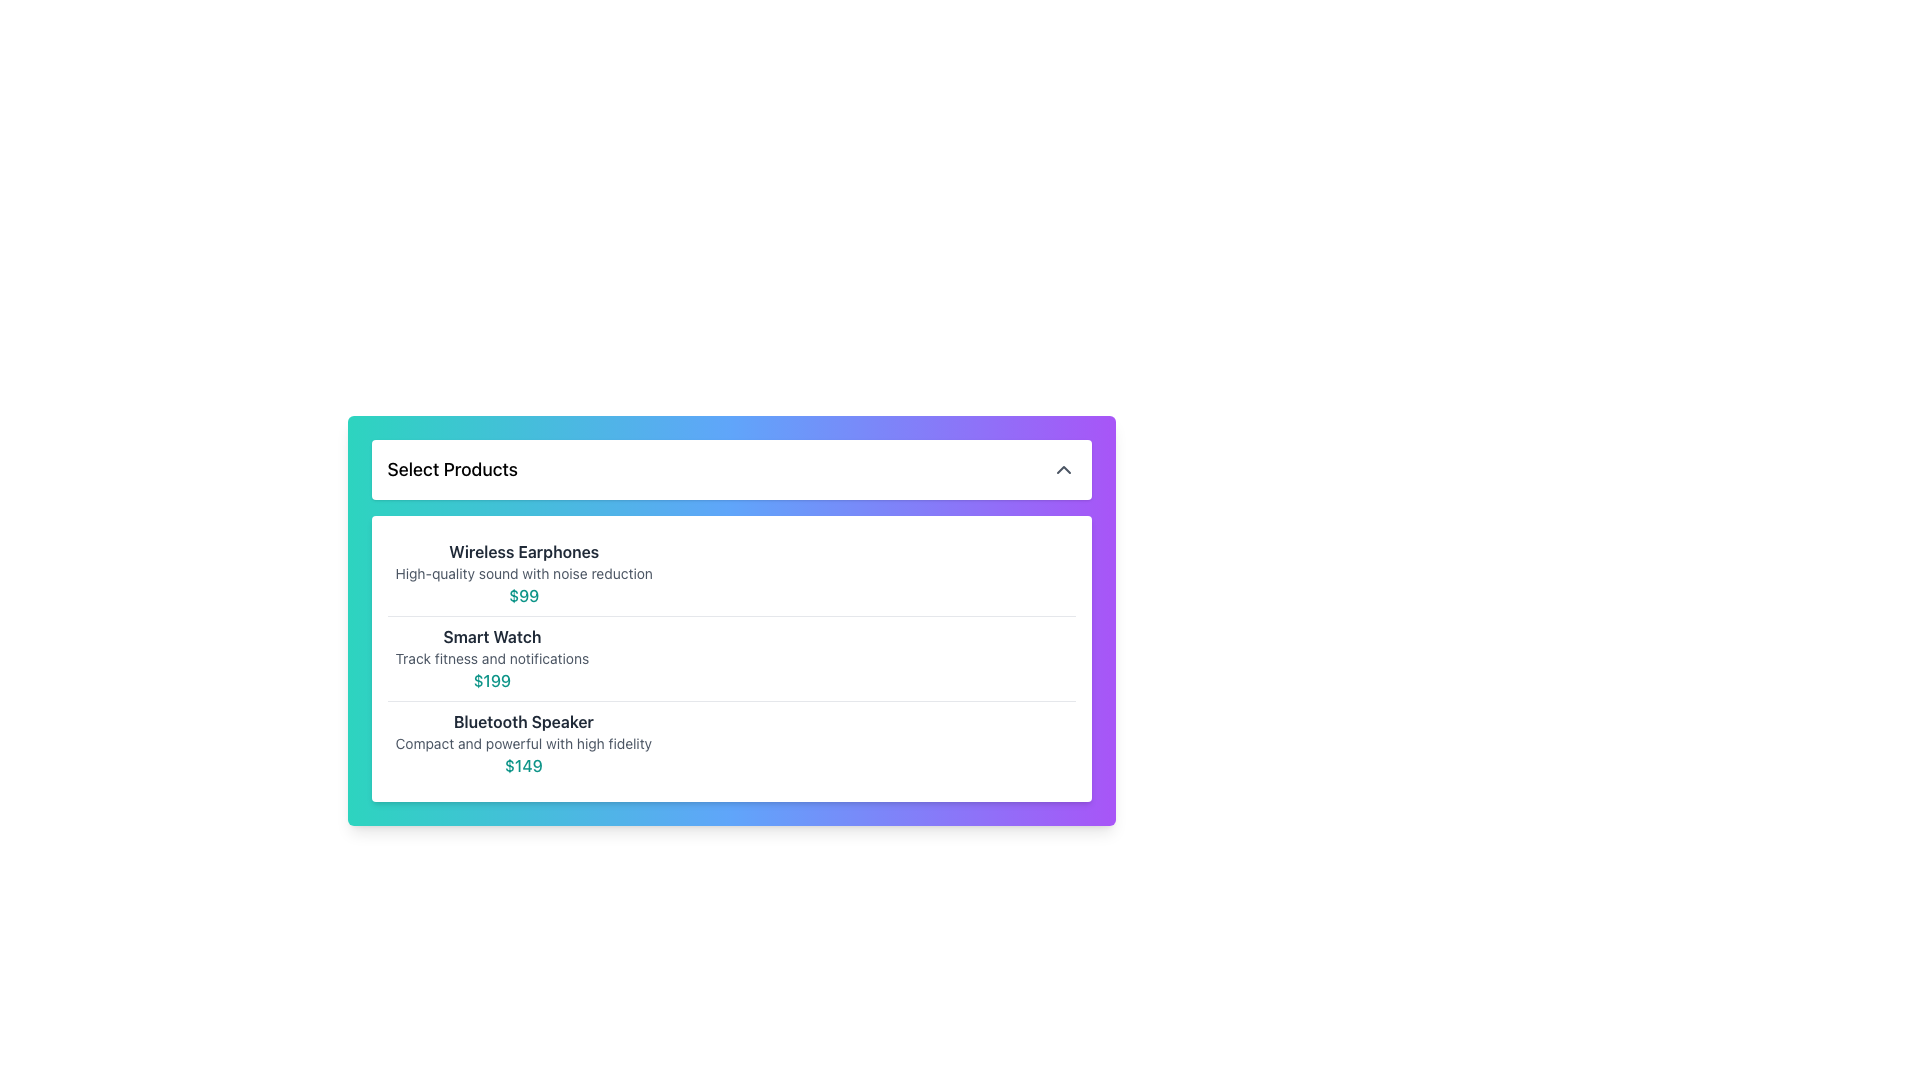  I want to click on the Text Label that serves as a title for the product 'Wireless Earphones' located at the top of the 'Select Products' section, so click(524, 551).